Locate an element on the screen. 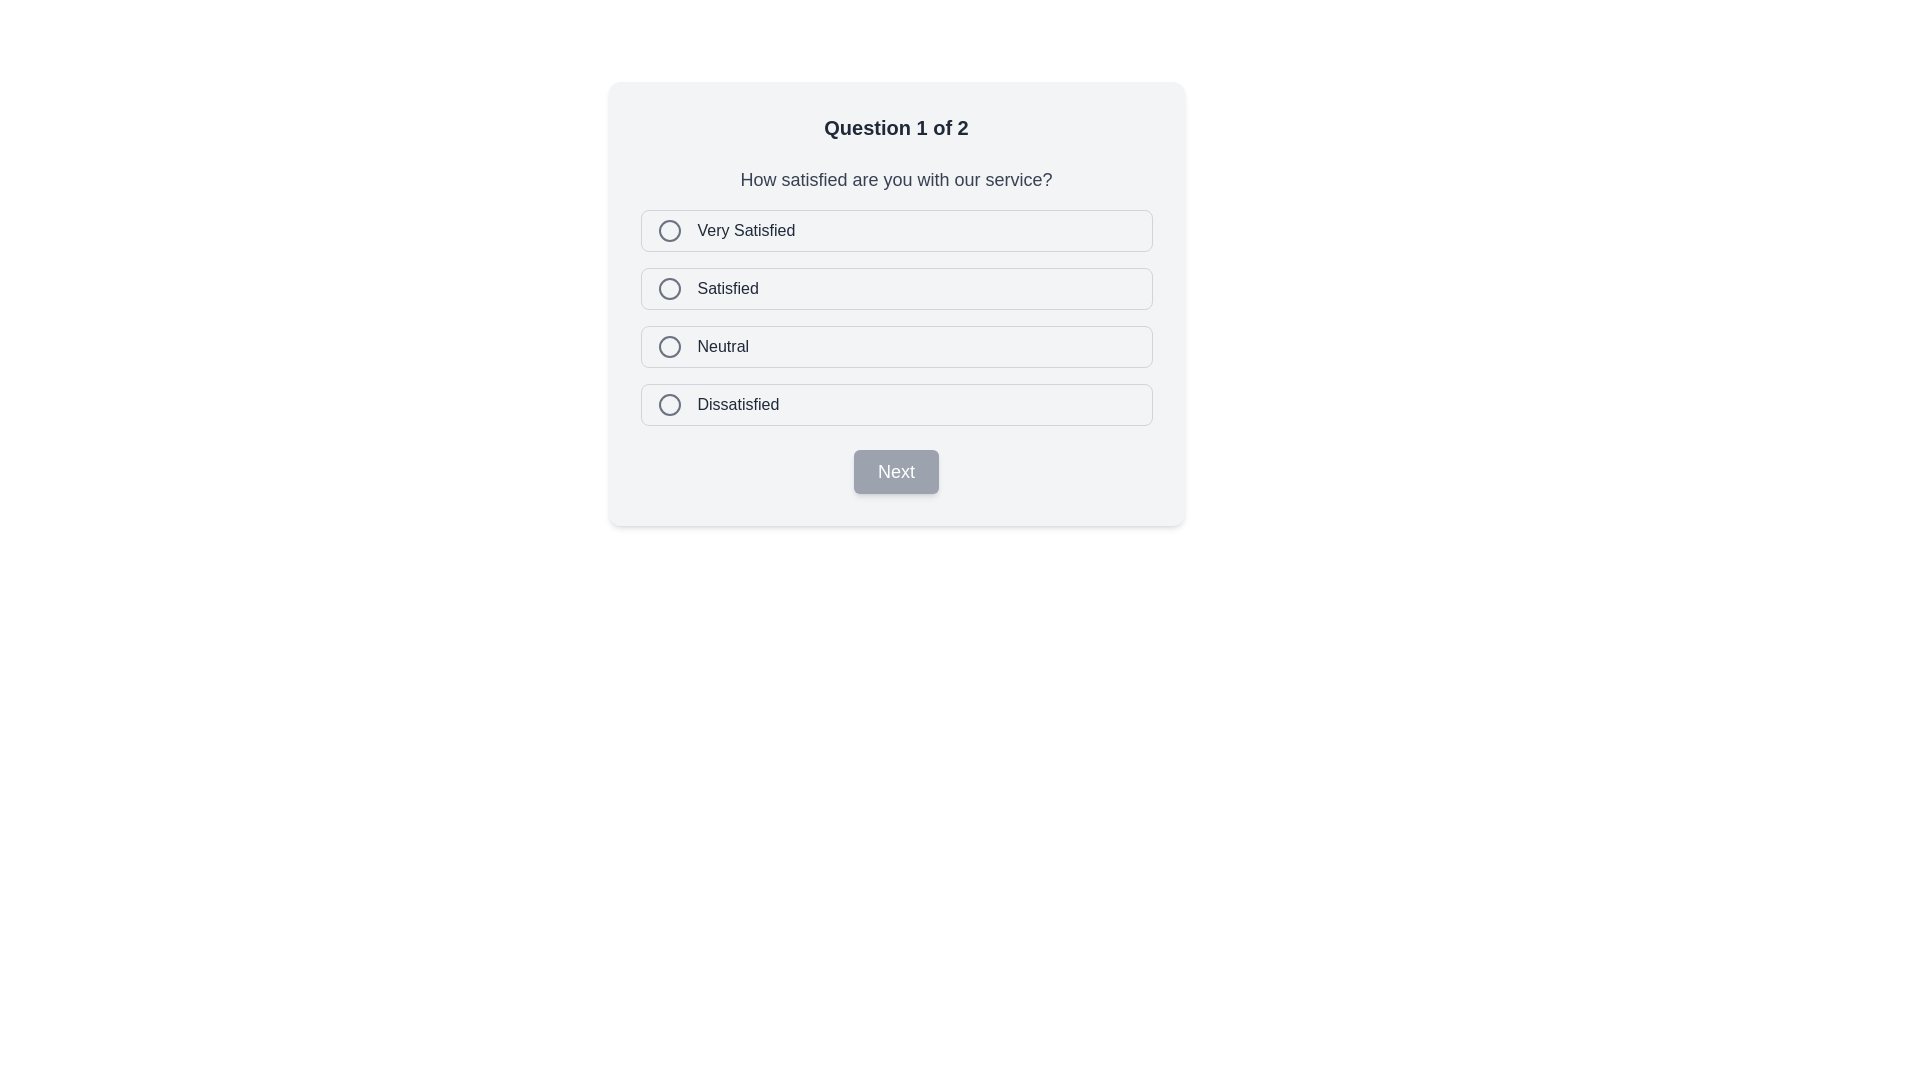 The height and width of the screenshot is (1080, 1920). the text label displaying 'Dissatisfied', which is bold and dark gray, located to the right of the last circular radio button in a list of satisfaction levels is located at coordinates (737, 405).